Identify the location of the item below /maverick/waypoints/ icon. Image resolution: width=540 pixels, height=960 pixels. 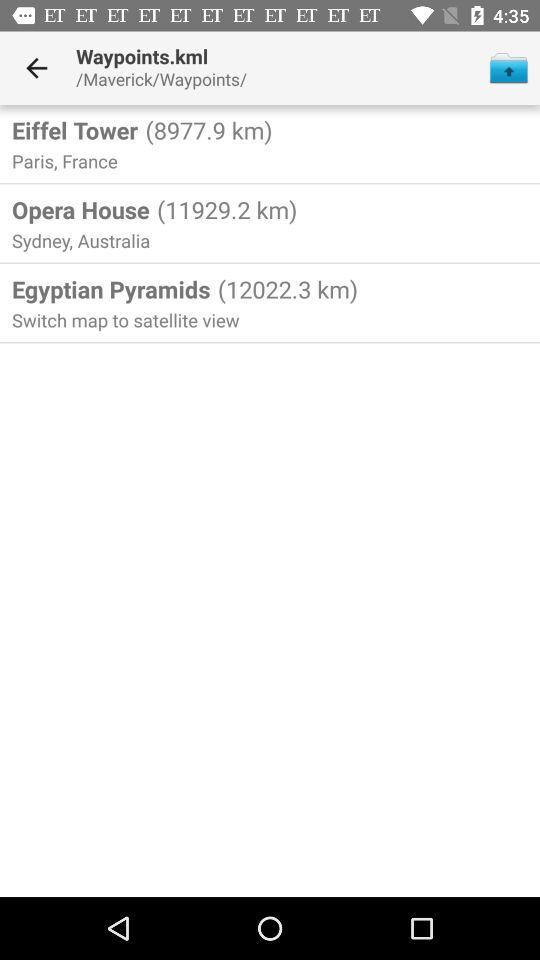
(205, 129).